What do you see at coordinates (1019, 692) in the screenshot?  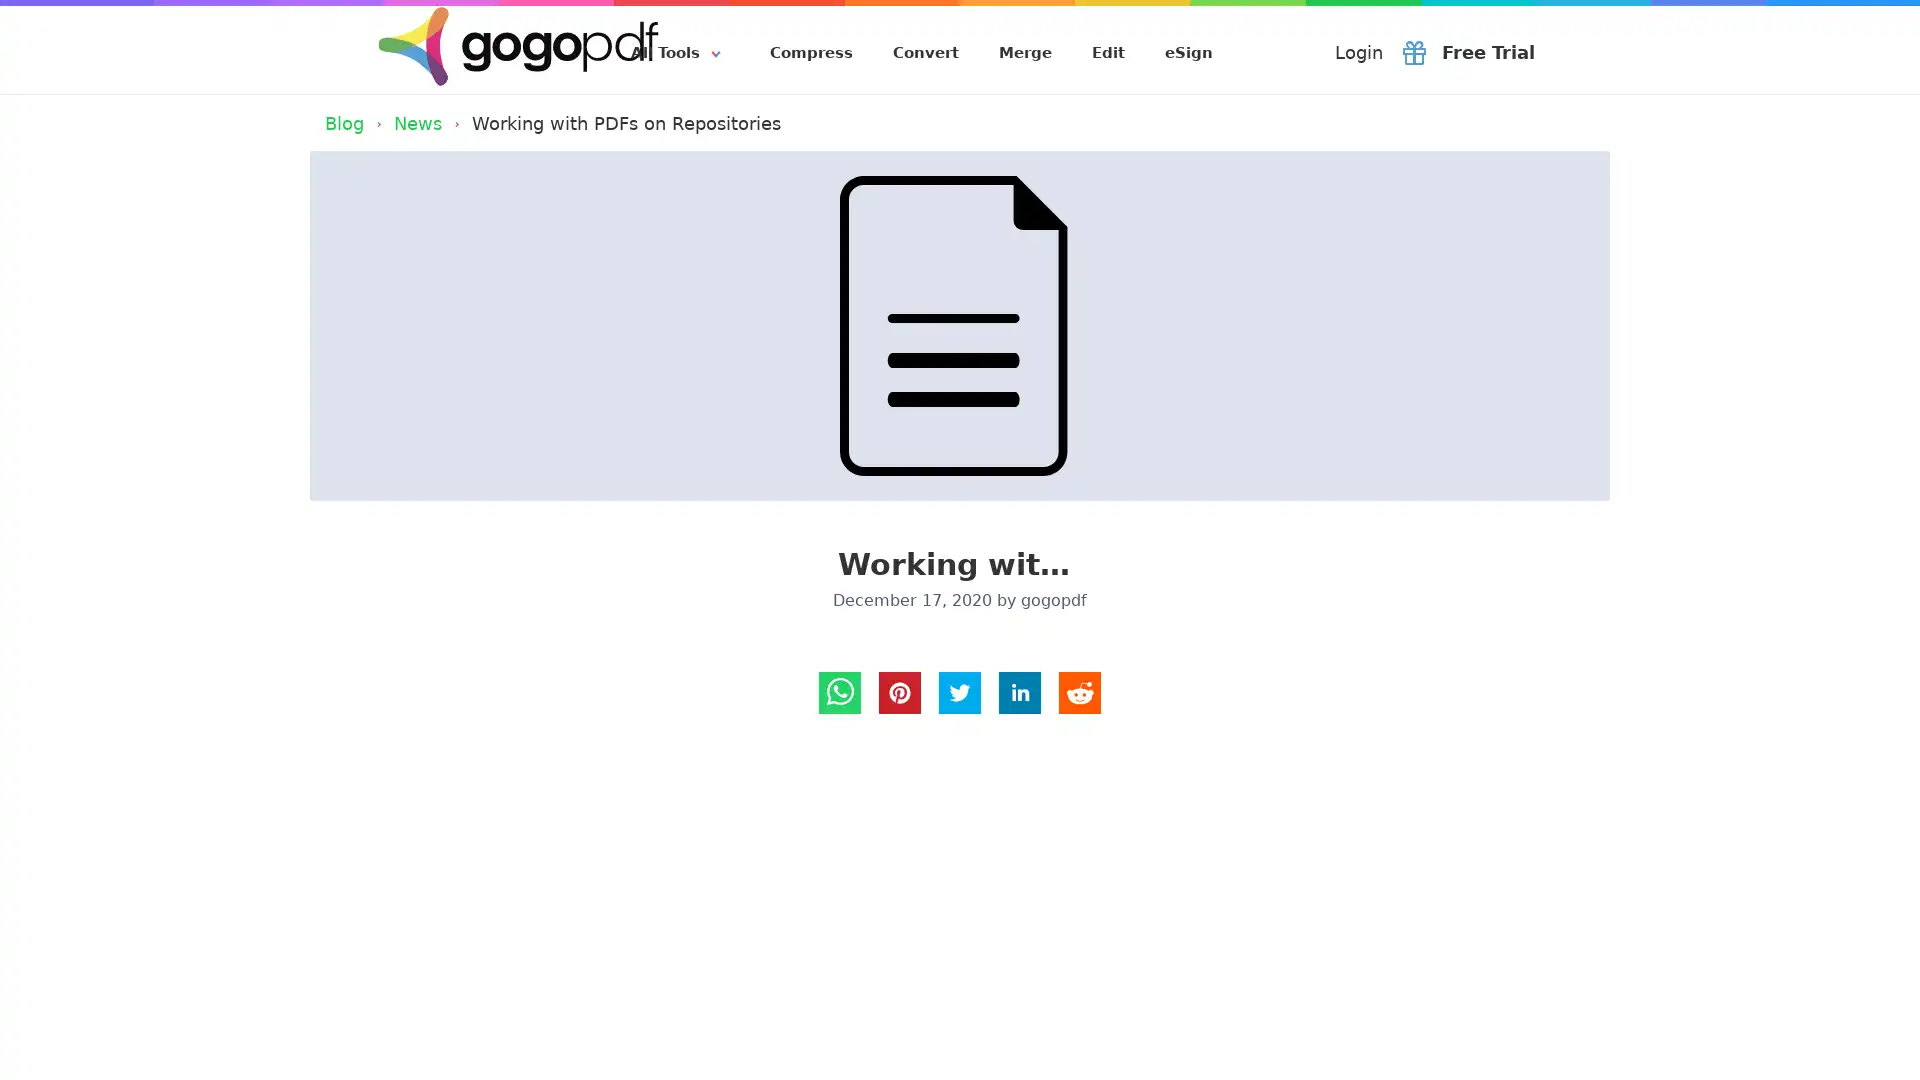 I see `LinkedIn` at bounding box center [1019, 692].